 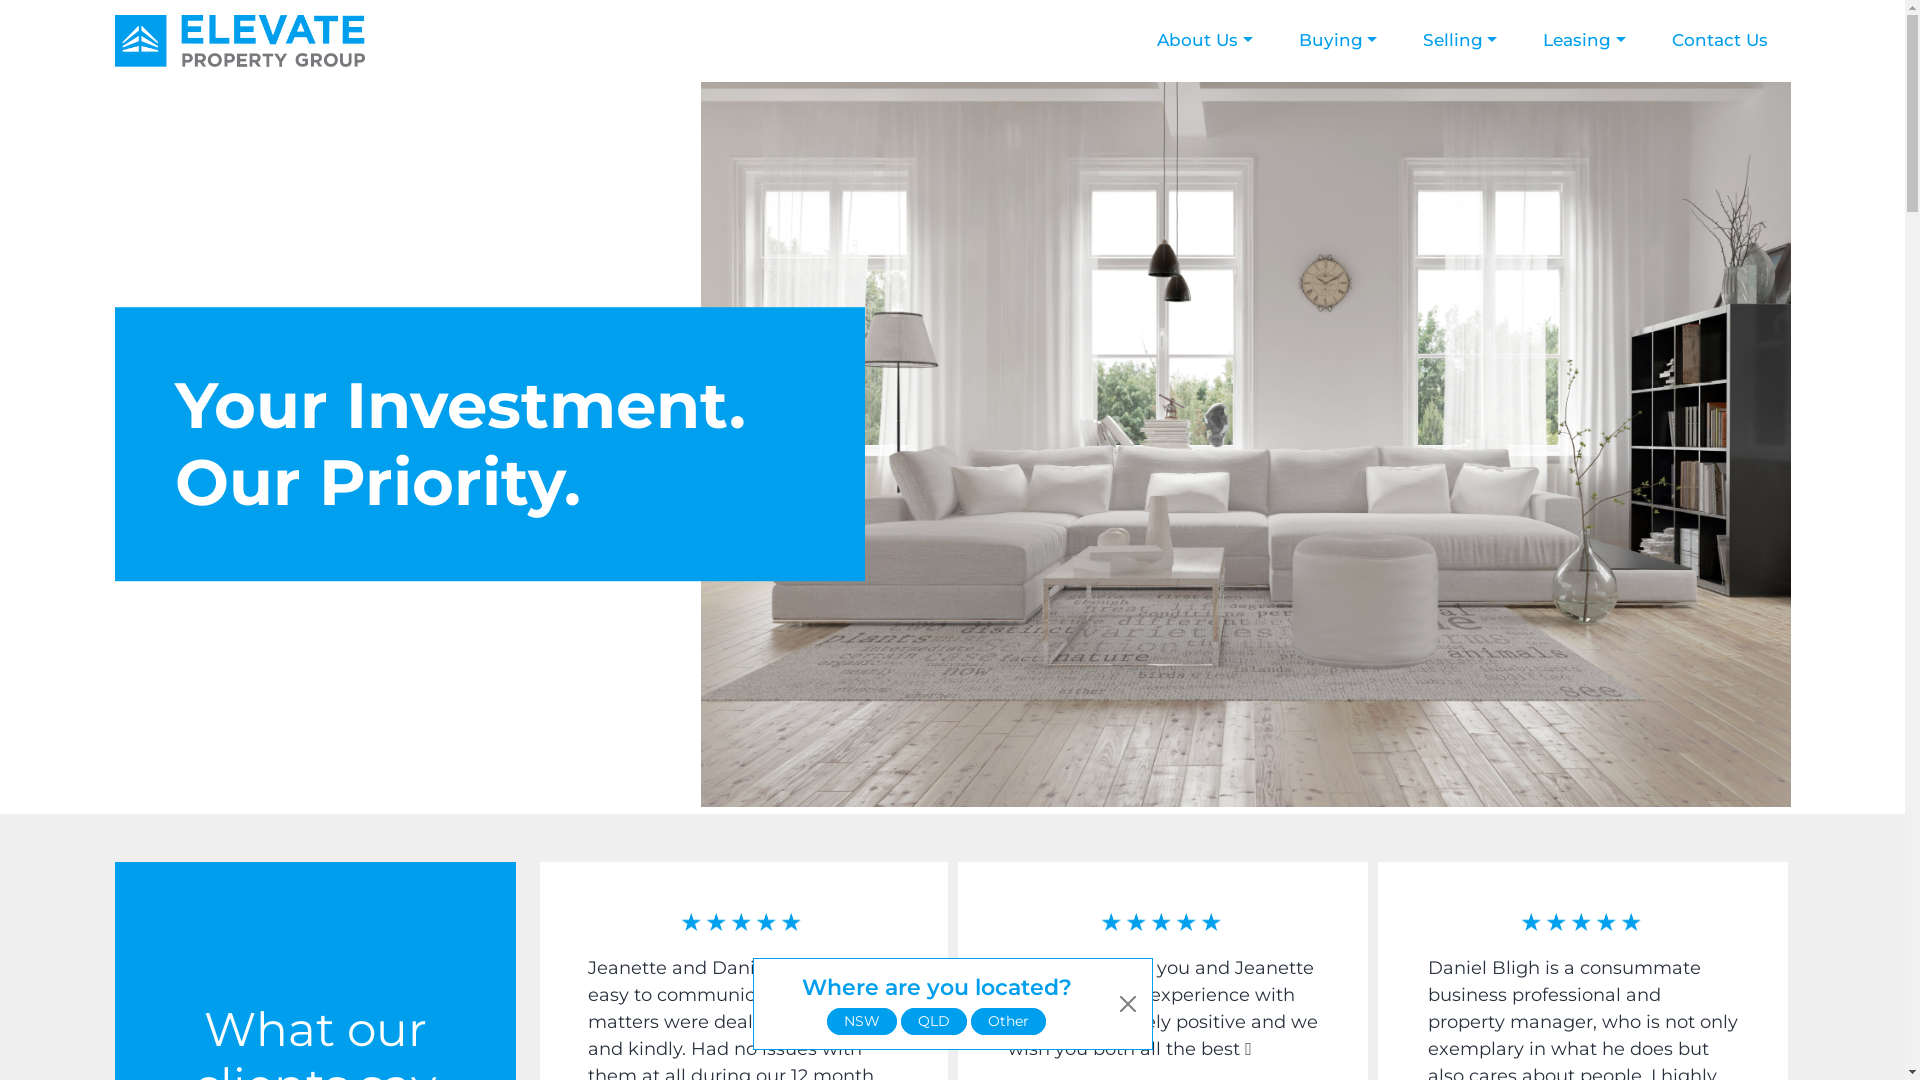 I want to click on 'Other', so click(x=1008, y=1021).